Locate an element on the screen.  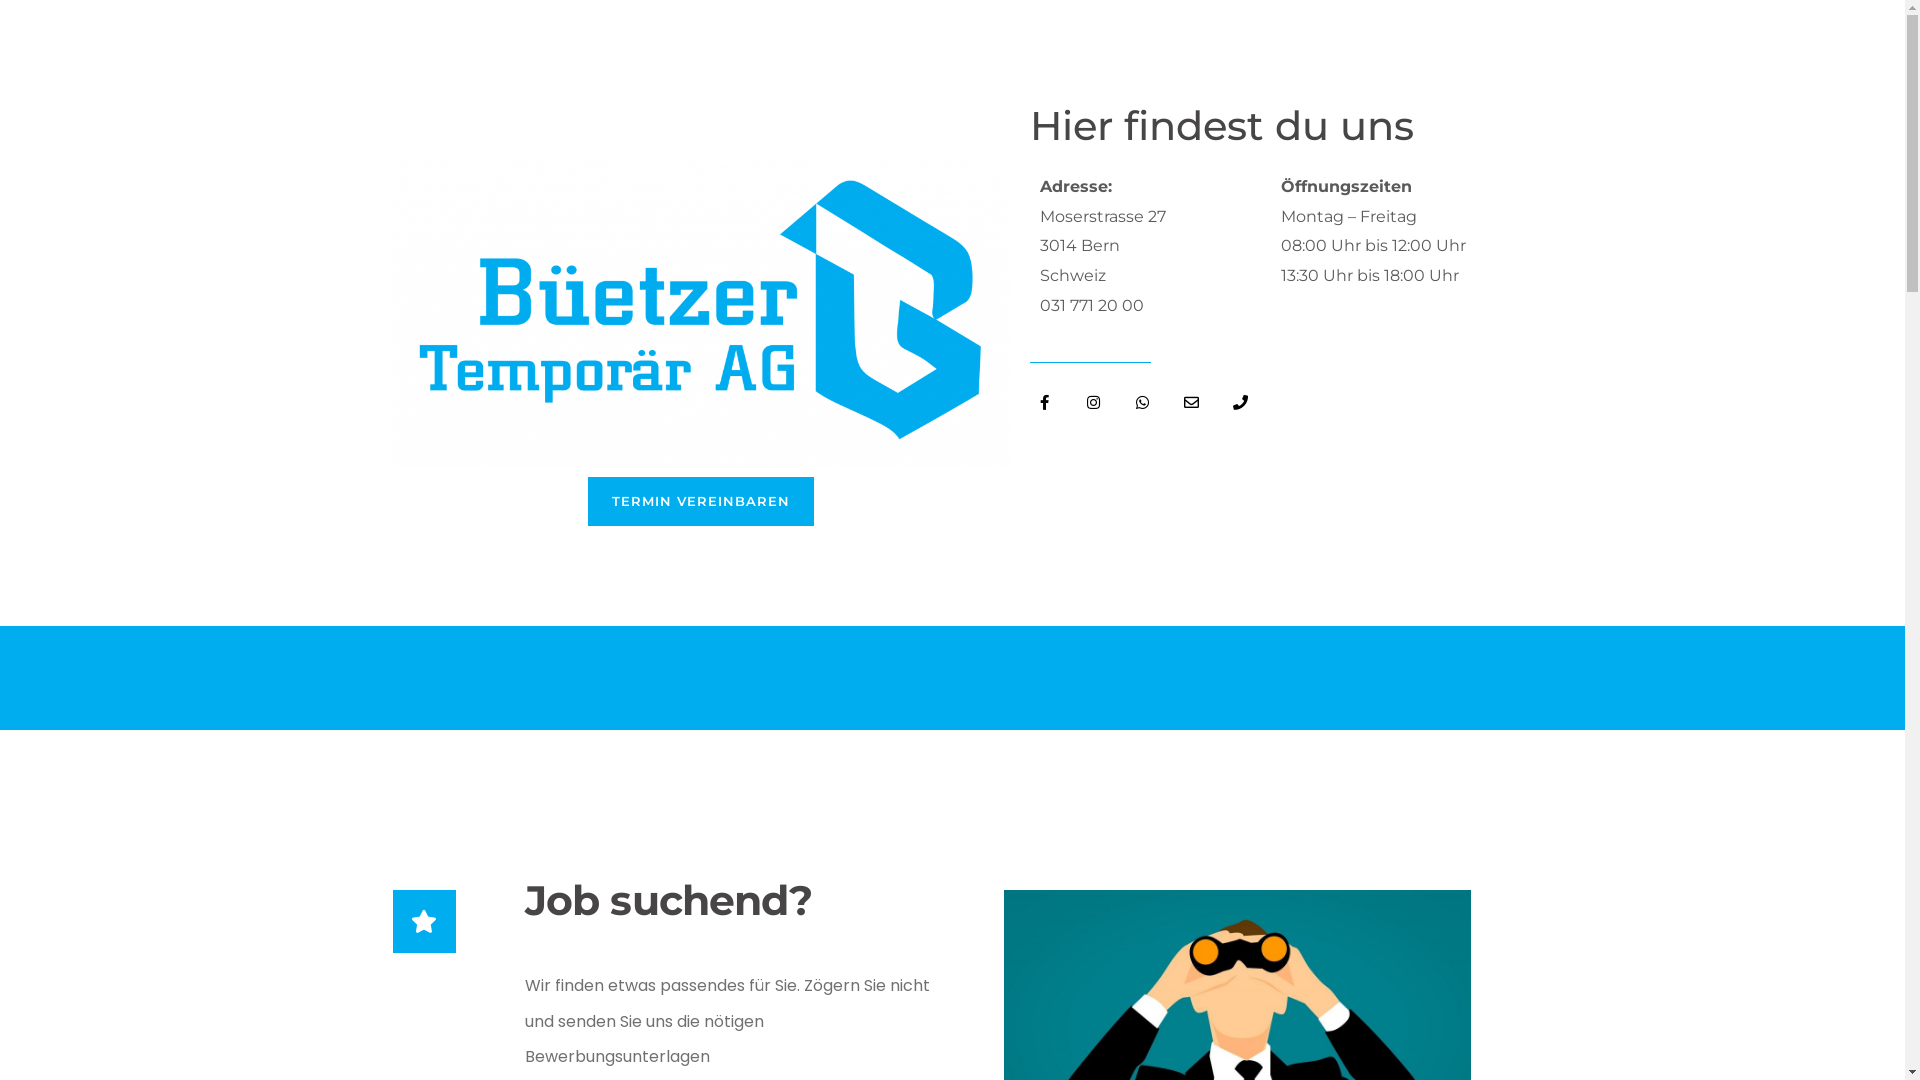
'Facebook-f' is located at coordinates (1044, 402).